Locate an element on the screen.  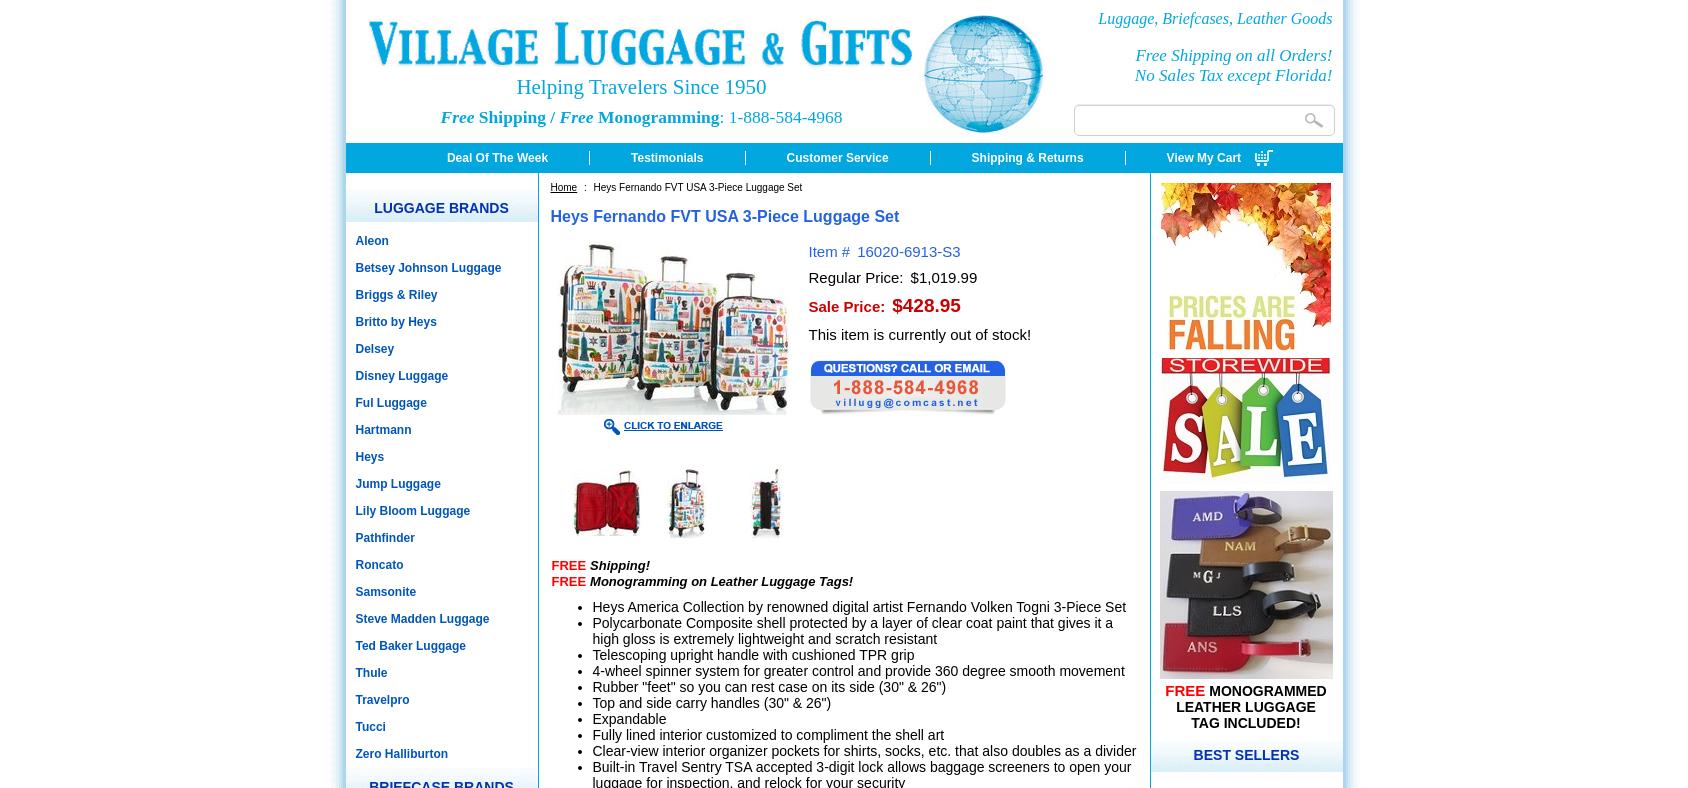
'Britto by Heys' is located at coordinates (395, 321).